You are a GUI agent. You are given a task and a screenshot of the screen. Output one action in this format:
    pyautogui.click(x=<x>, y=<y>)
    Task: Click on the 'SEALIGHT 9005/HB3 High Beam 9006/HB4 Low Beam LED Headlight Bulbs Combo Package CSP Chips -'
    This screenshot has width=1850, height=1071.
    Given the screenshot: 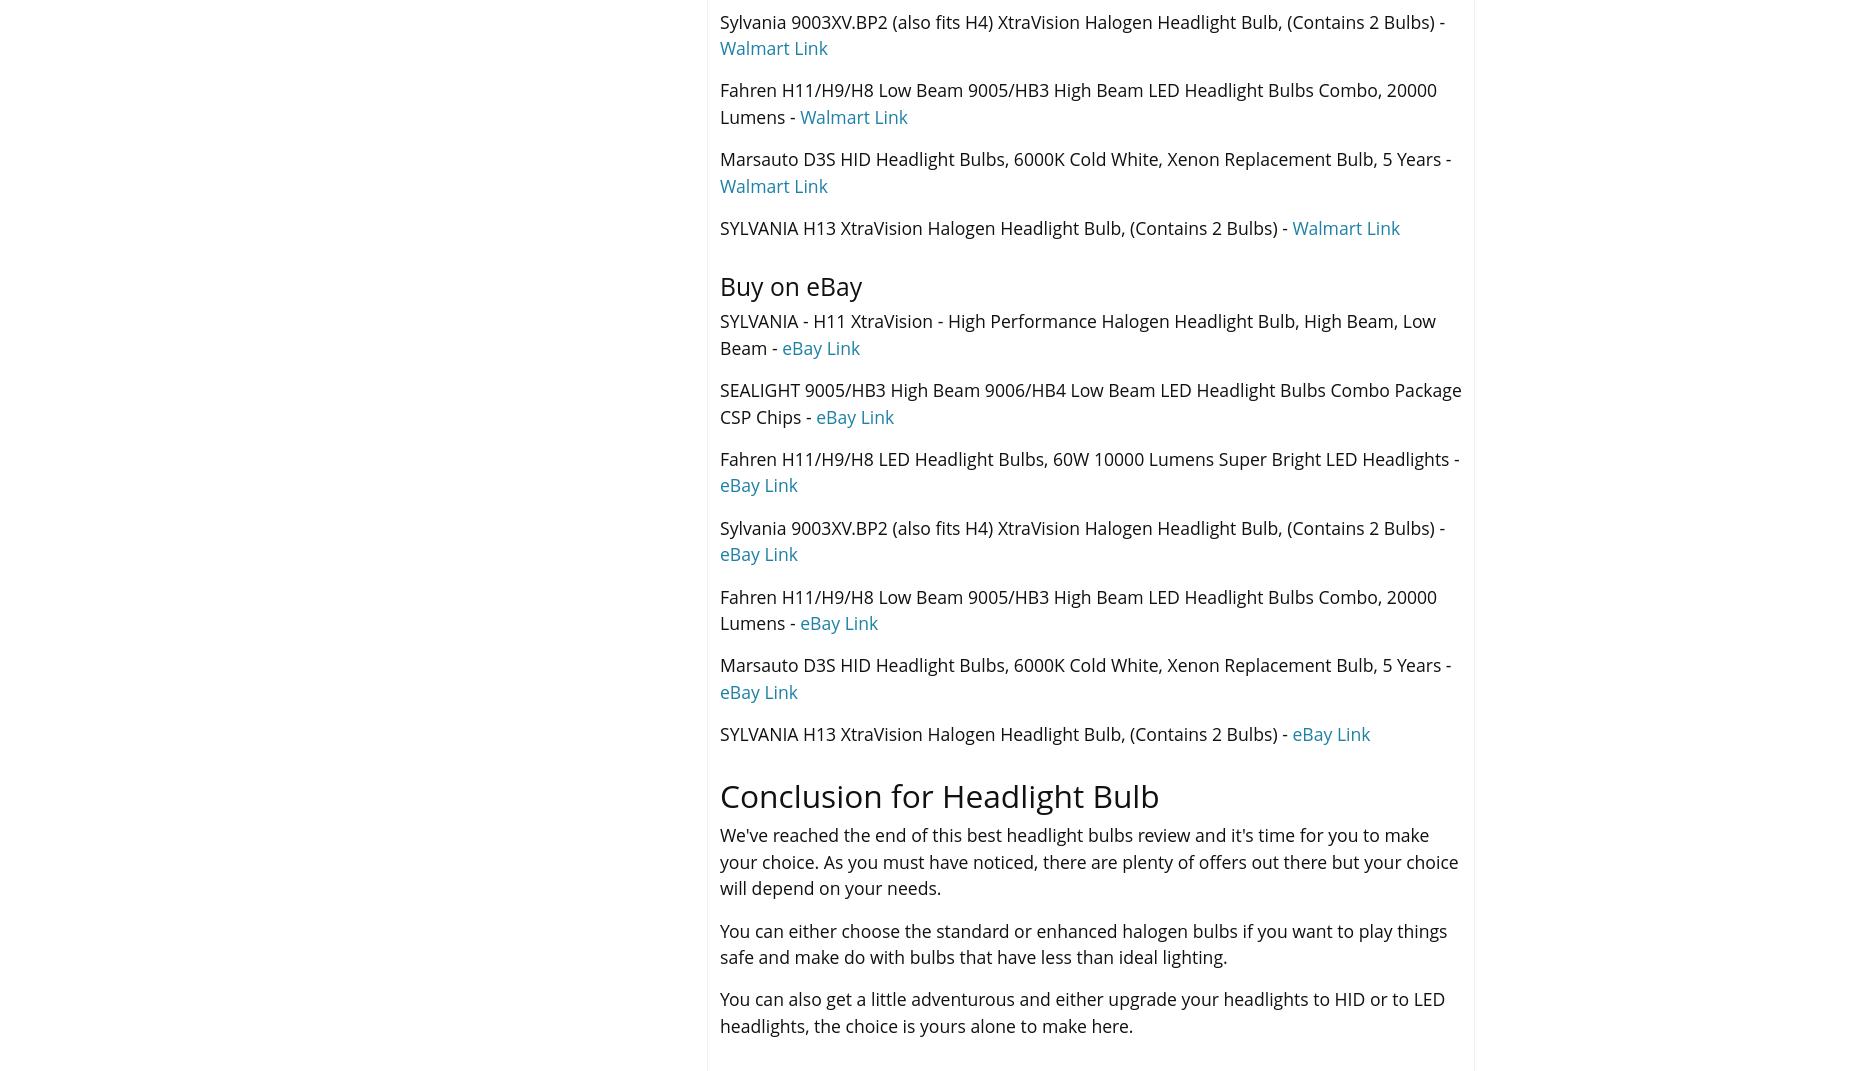 What is the action you would take?
    pyautogui.click(x=1089, y=403)
    